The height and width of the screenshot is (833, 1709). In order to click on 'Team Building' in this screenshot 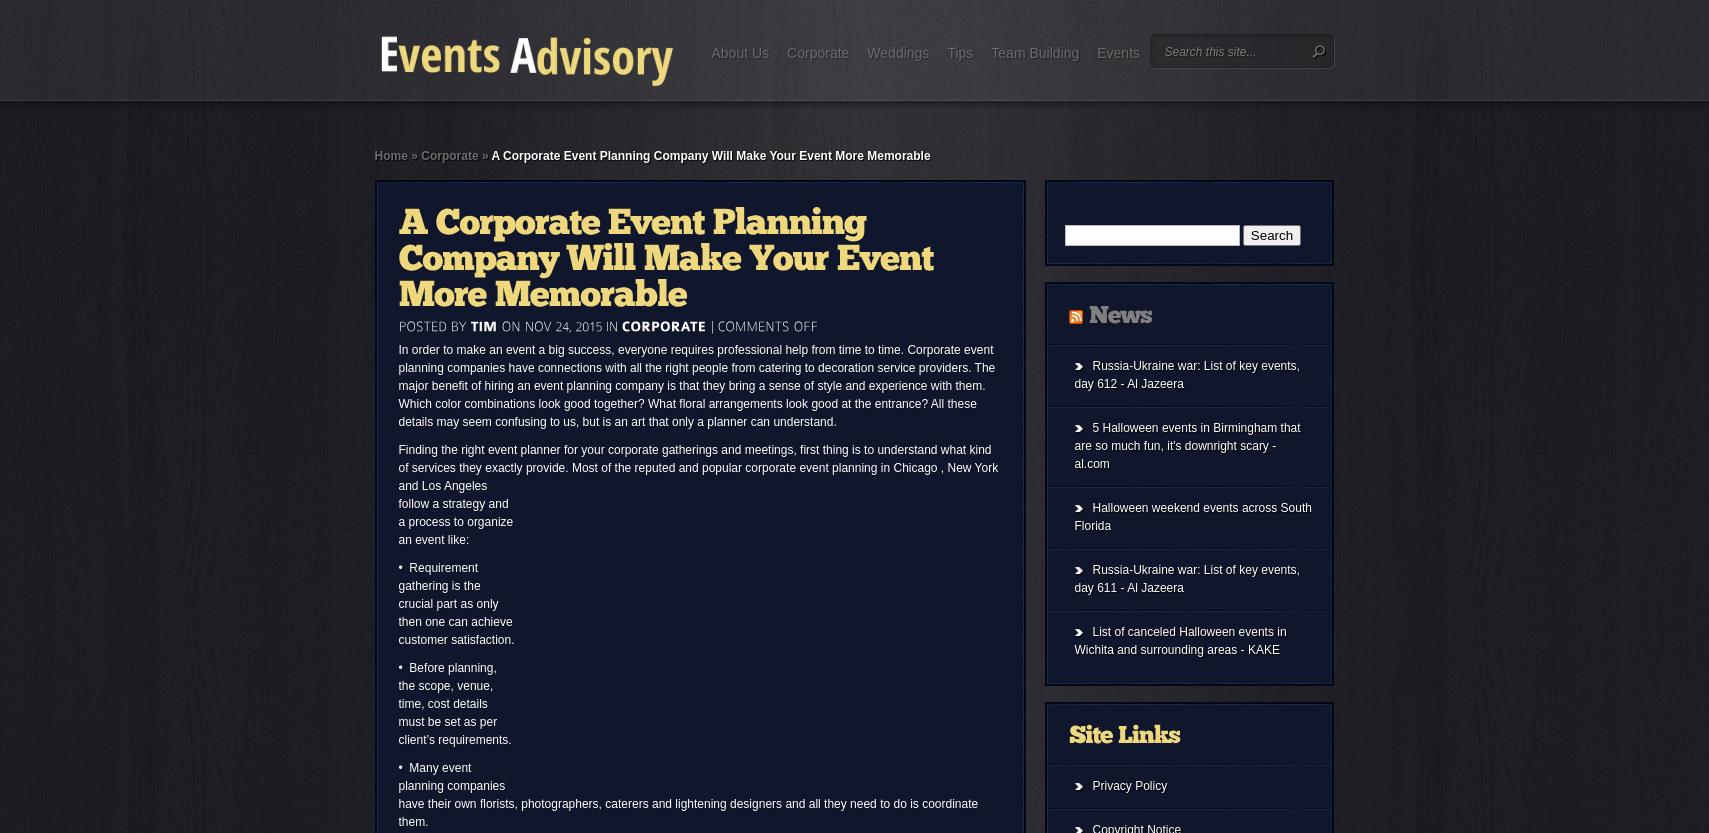, I will do `click(1034, 52)`.